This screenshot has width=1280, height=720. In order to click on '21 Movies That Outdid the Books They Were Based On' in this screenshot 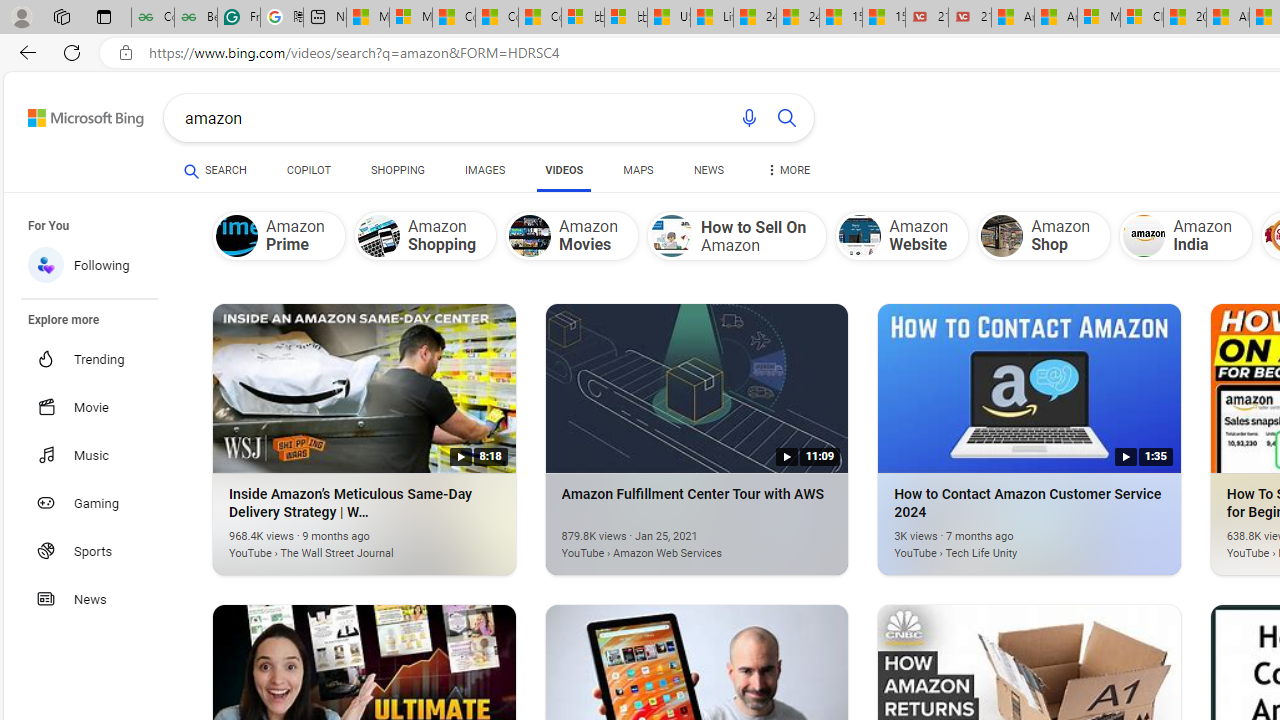, I will do `click(969, 17)`.